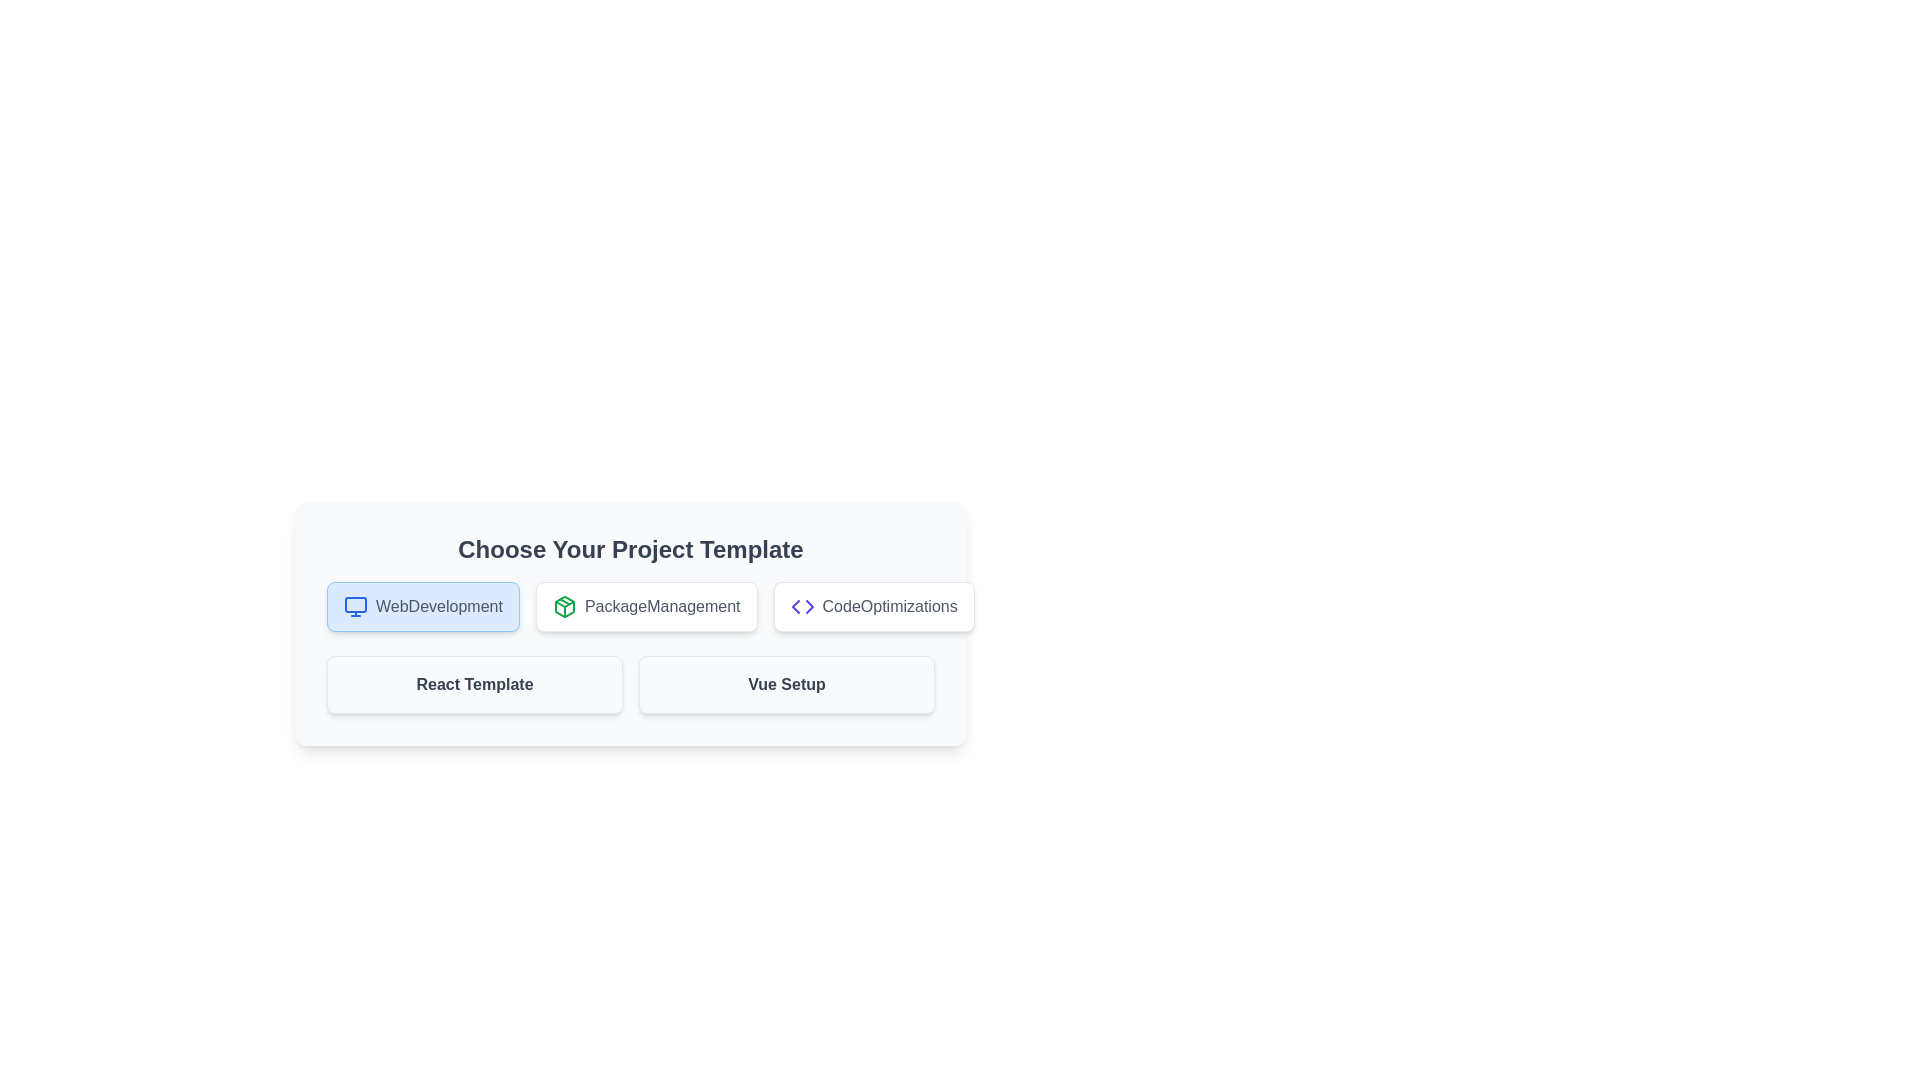 The image size is (1920, 1080). I want to click on the text label 'CodeOptimizations' which is styled in medium gray, positioned in the bottom row of a grid of project templates, specifically in the third column from the left, adjacent to a coding brackets icon, so click(889, 605).